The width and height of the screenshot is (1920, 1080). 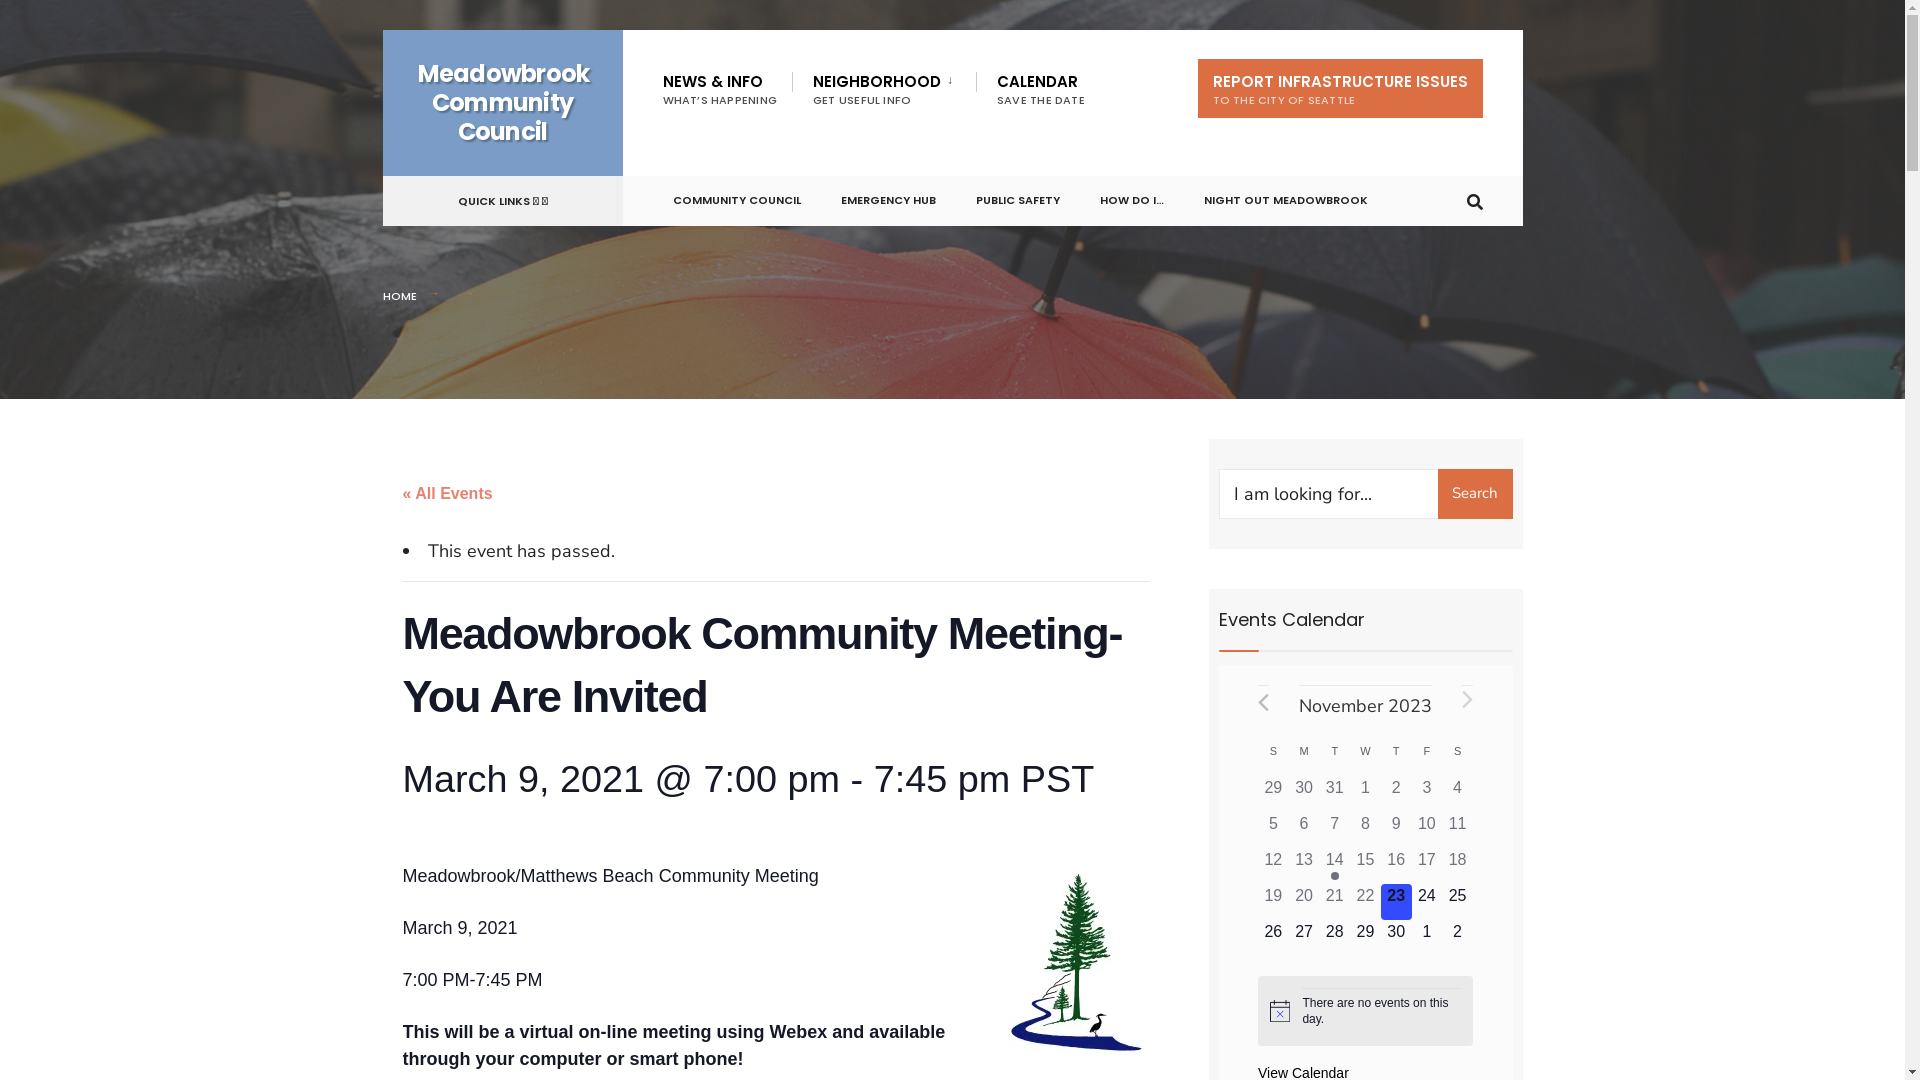 I want to click on '0 events,, so click(x=1457, y=937).